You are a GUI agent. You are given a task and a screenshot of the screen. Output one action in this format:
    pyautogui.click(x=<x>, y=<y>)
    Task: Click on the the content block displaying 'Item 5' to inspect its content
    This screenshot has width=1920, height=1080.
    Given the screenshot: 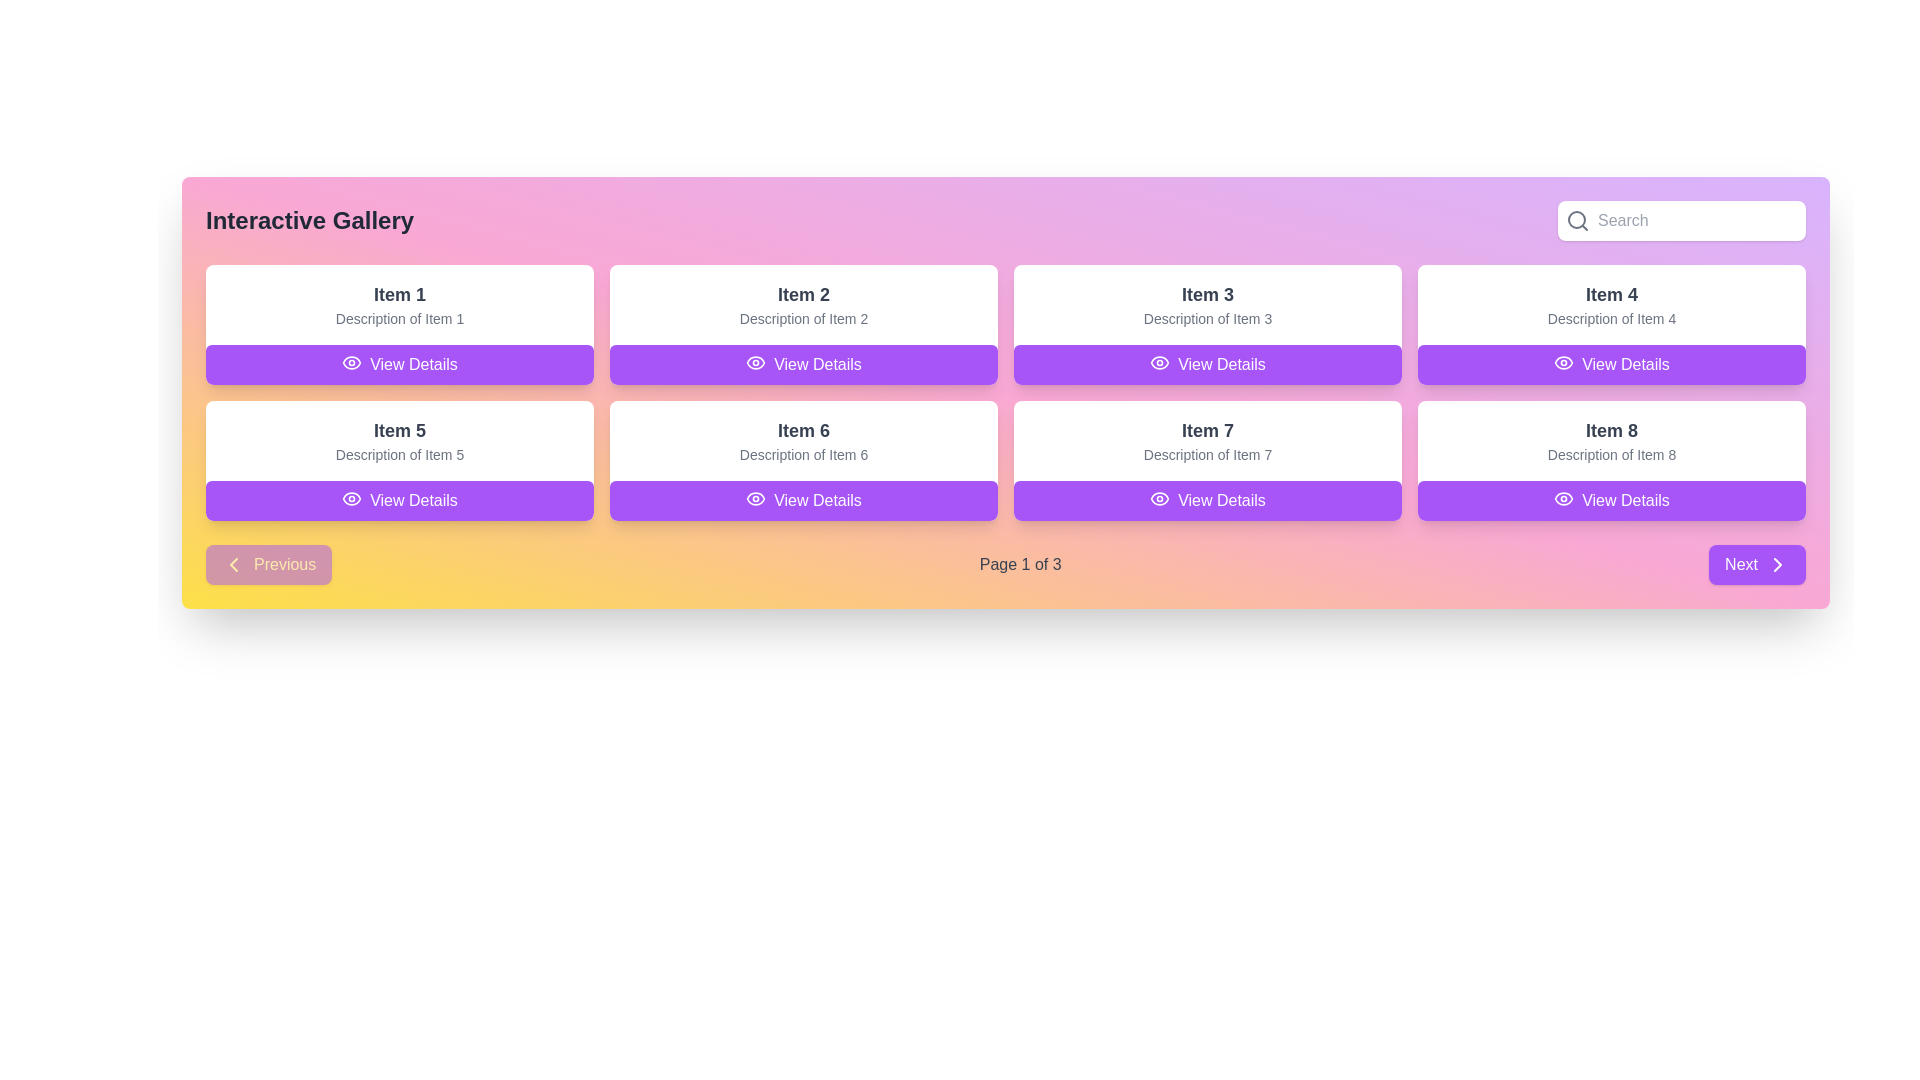 What is the action you would take?
    pyautogui.click(x=399, y=439)
    